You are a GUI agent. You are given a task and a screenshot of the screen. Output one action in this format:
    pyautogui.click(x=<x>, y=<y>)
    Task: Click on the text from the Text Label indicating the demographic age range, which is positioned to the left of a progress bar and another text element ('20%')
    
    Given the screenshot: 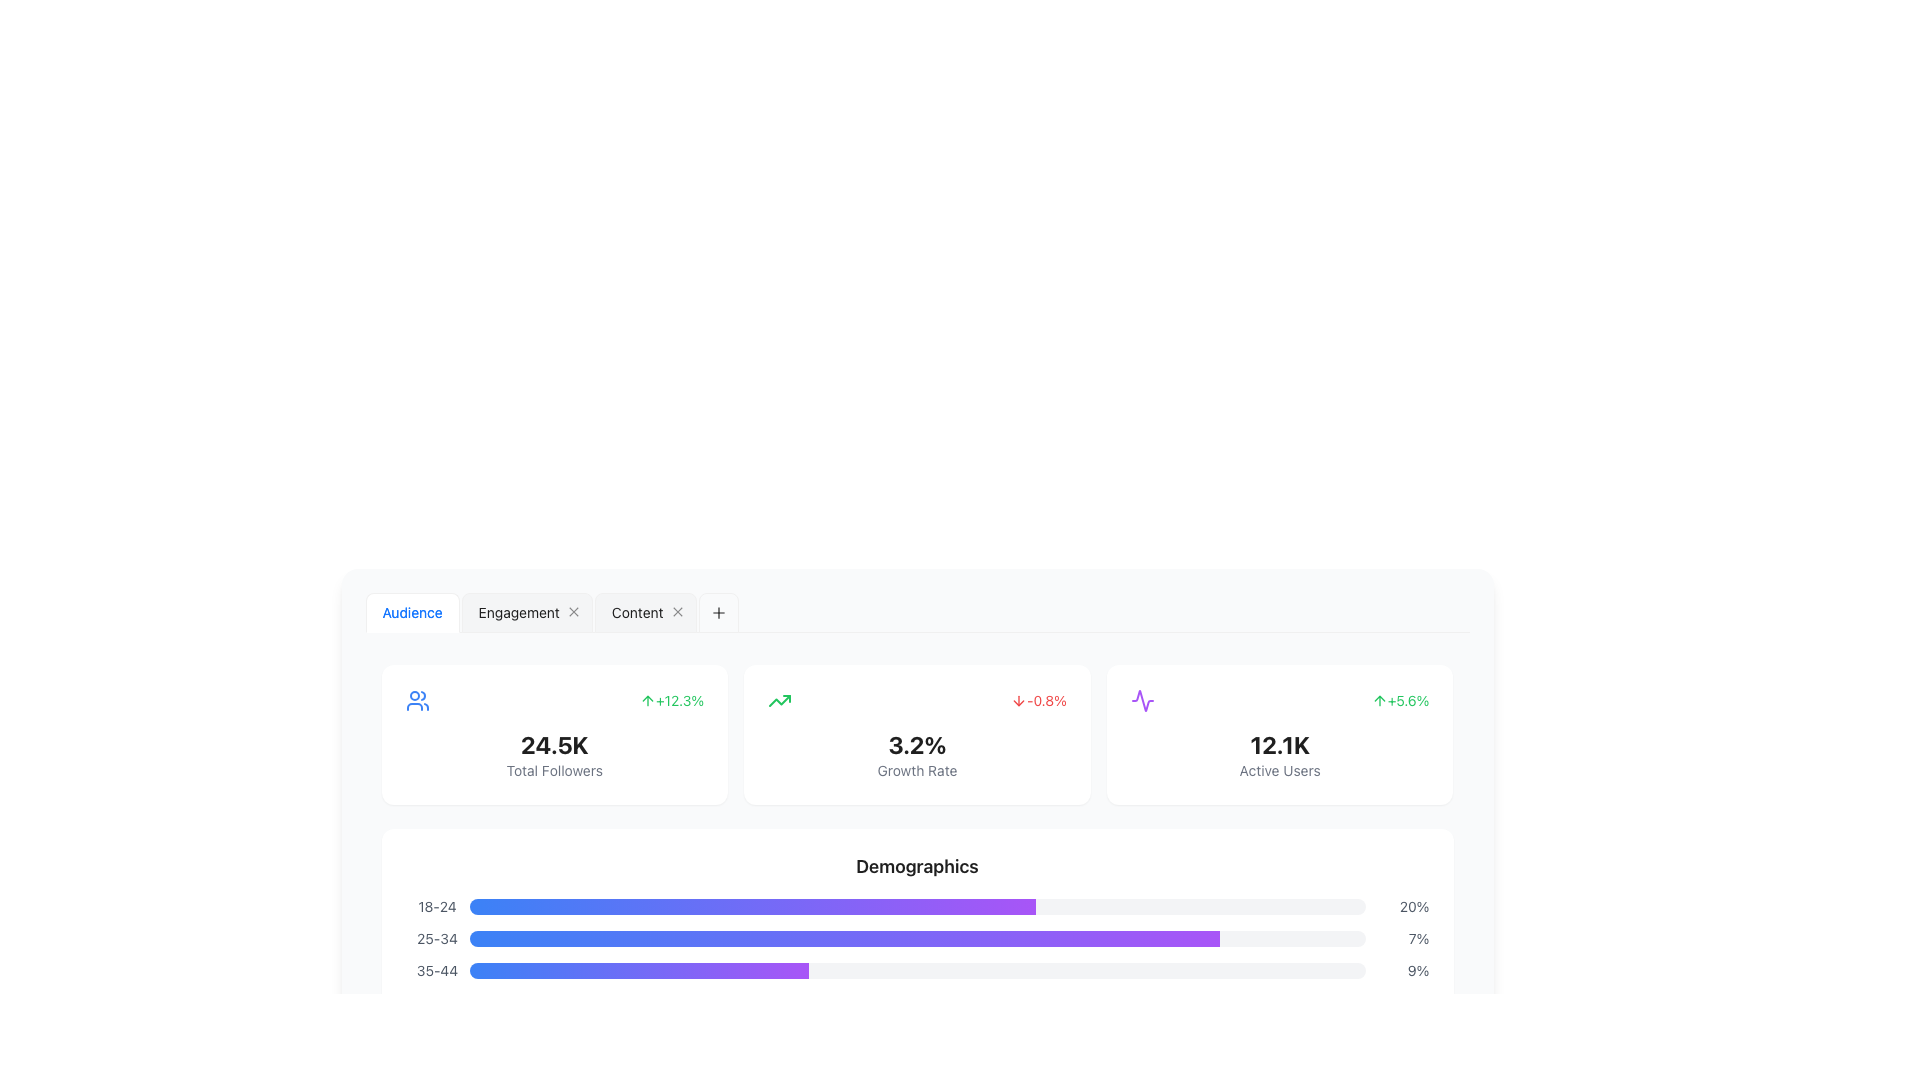 What is the action you would take?
    pyautogui.click(x=436, y=906)
    